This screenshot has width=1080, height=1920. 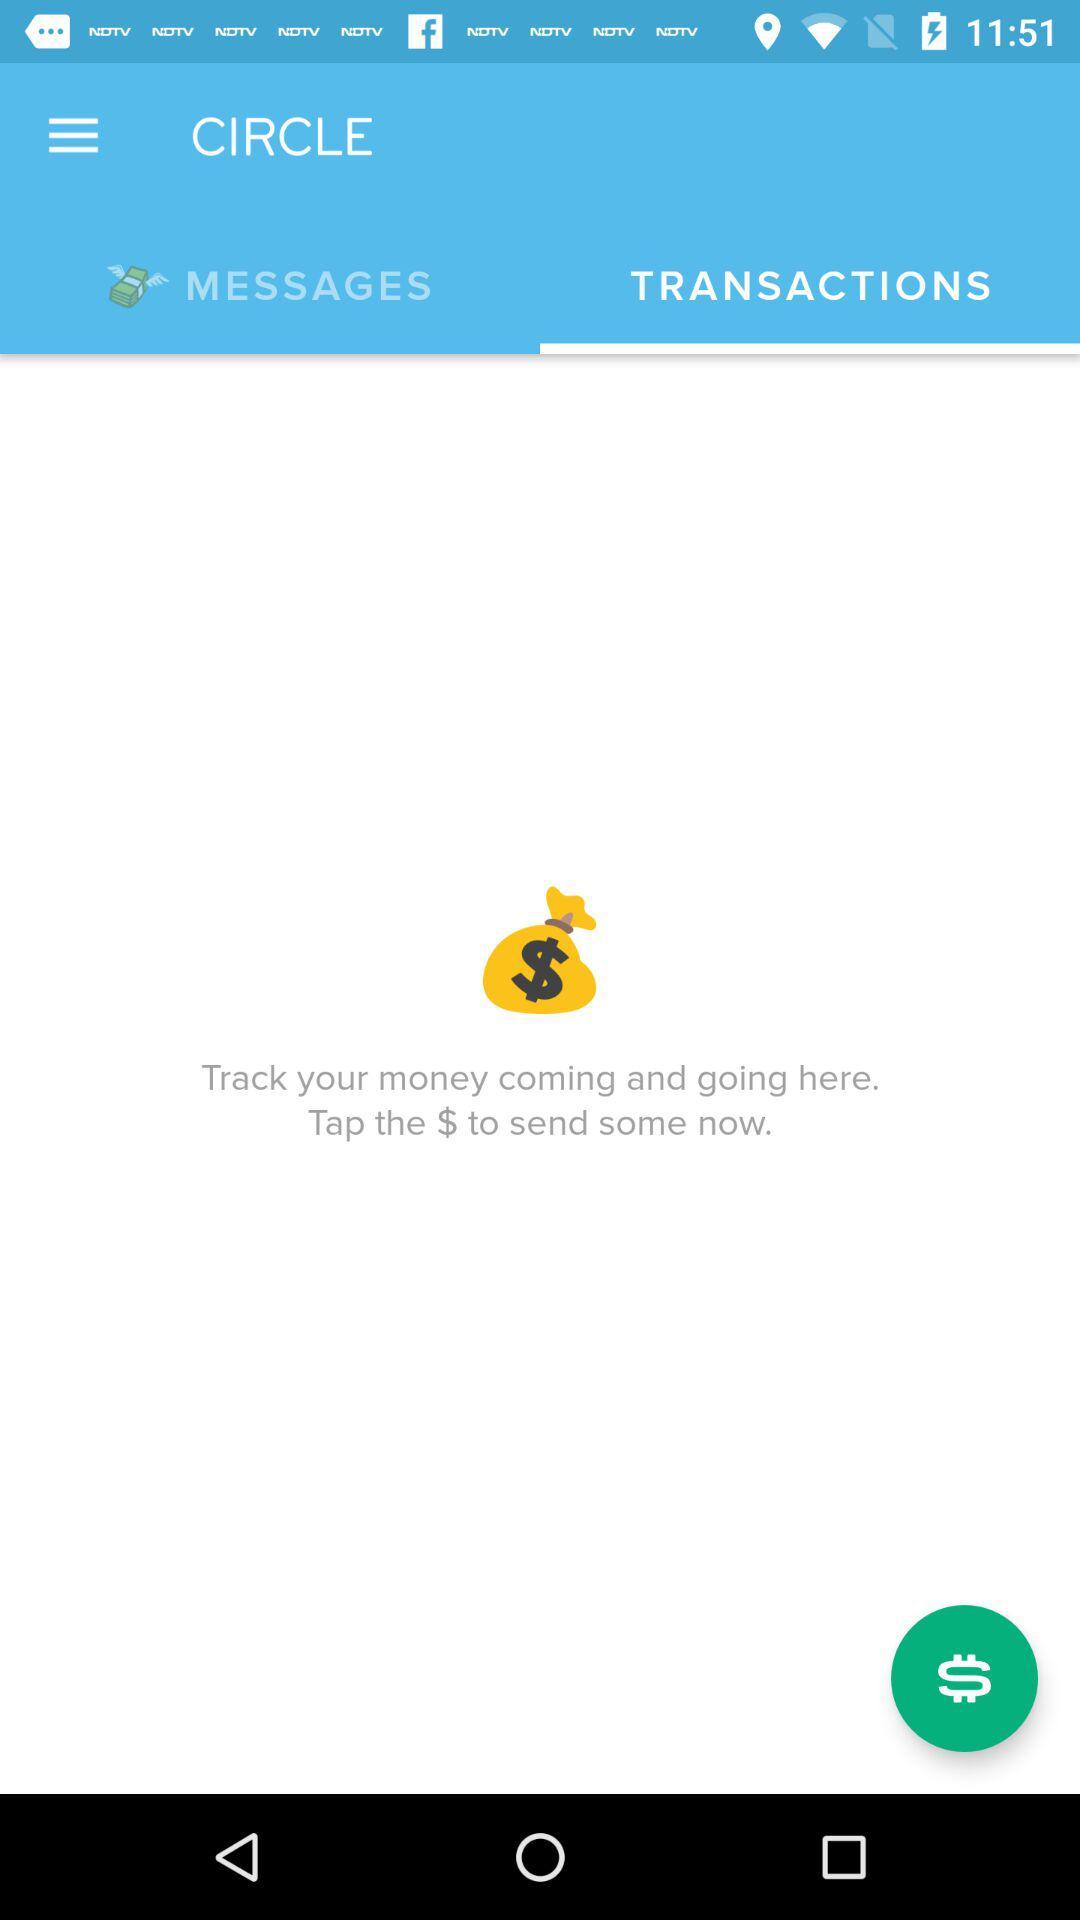 What do you see at coordinates (270, 281) in the screenshot?
I see `the *messages icon` at bounding box center [270, 281].